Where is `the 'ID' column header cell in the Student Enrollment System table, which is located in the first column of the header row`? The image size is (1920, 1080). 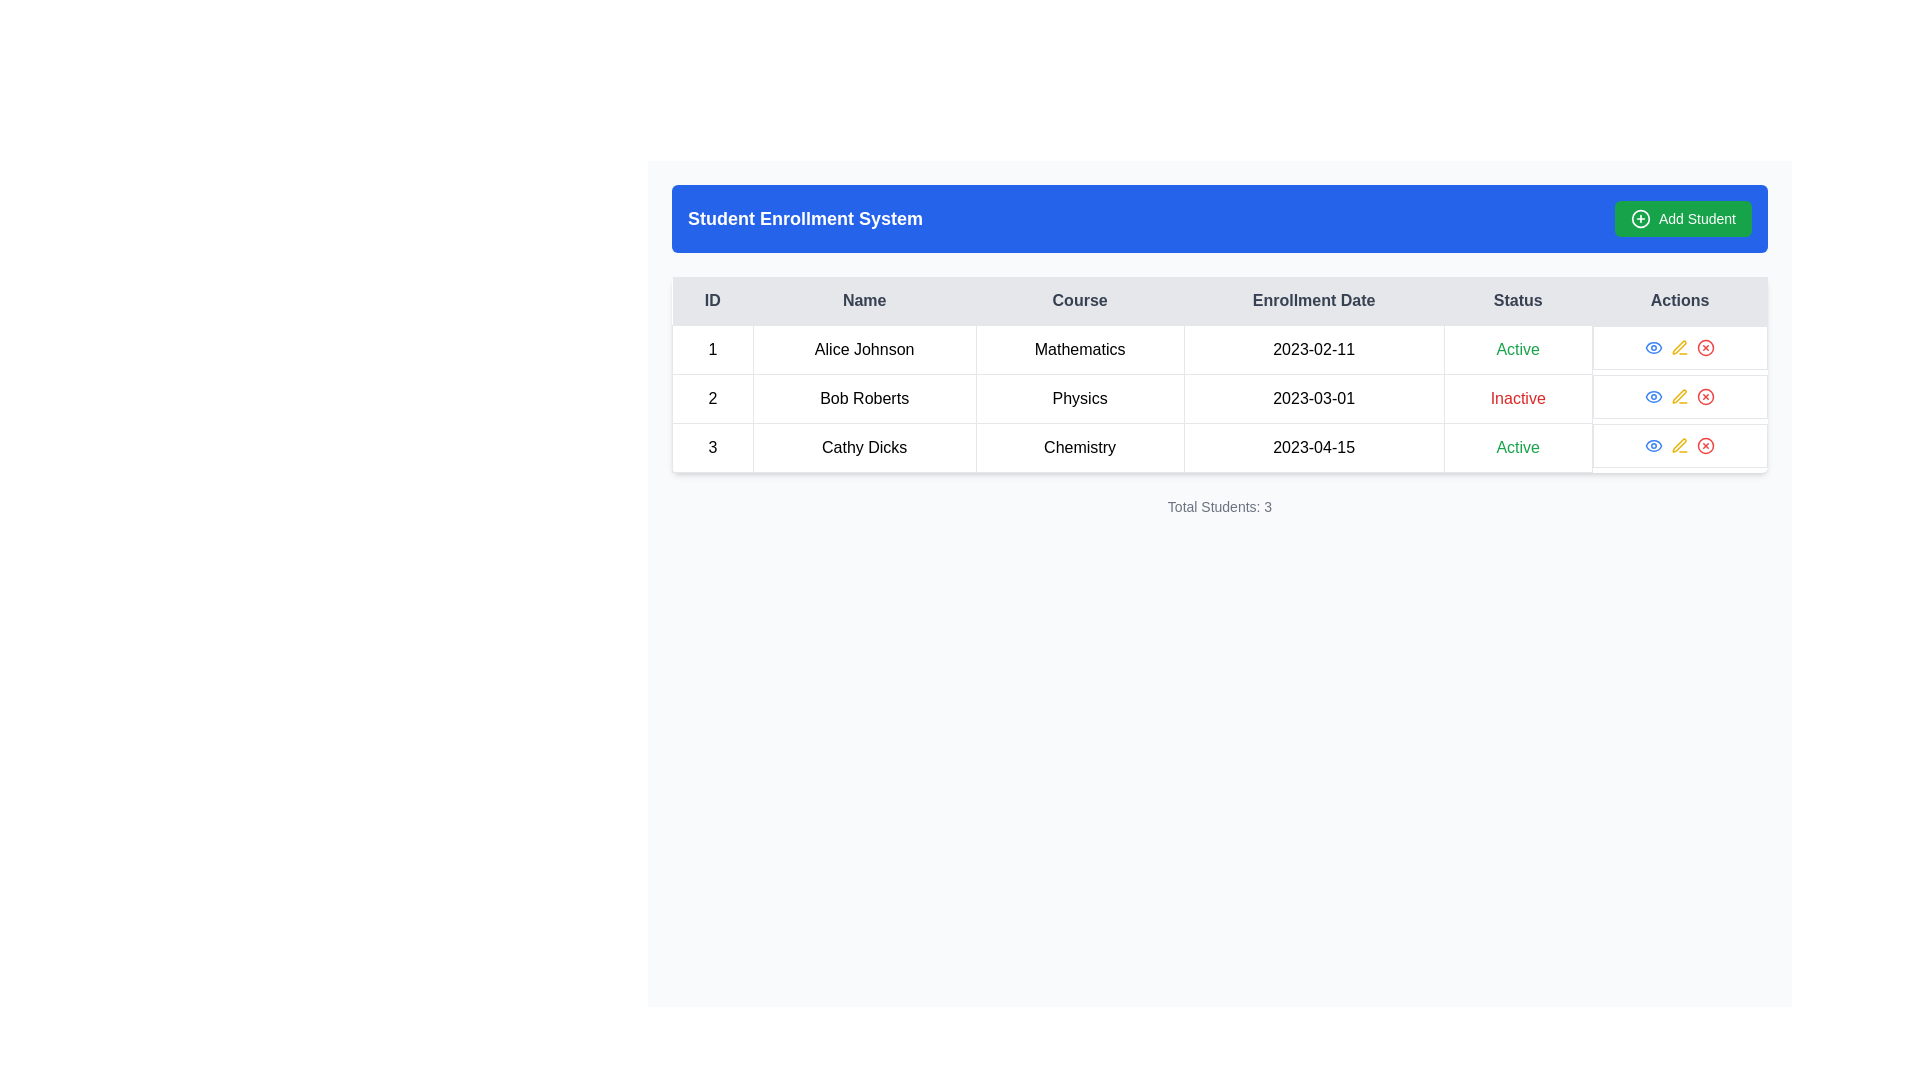 the 'ID' column header cell in the Student Enrollment System table, which is located in the first column of the header row is located at coordinates (712, 301).